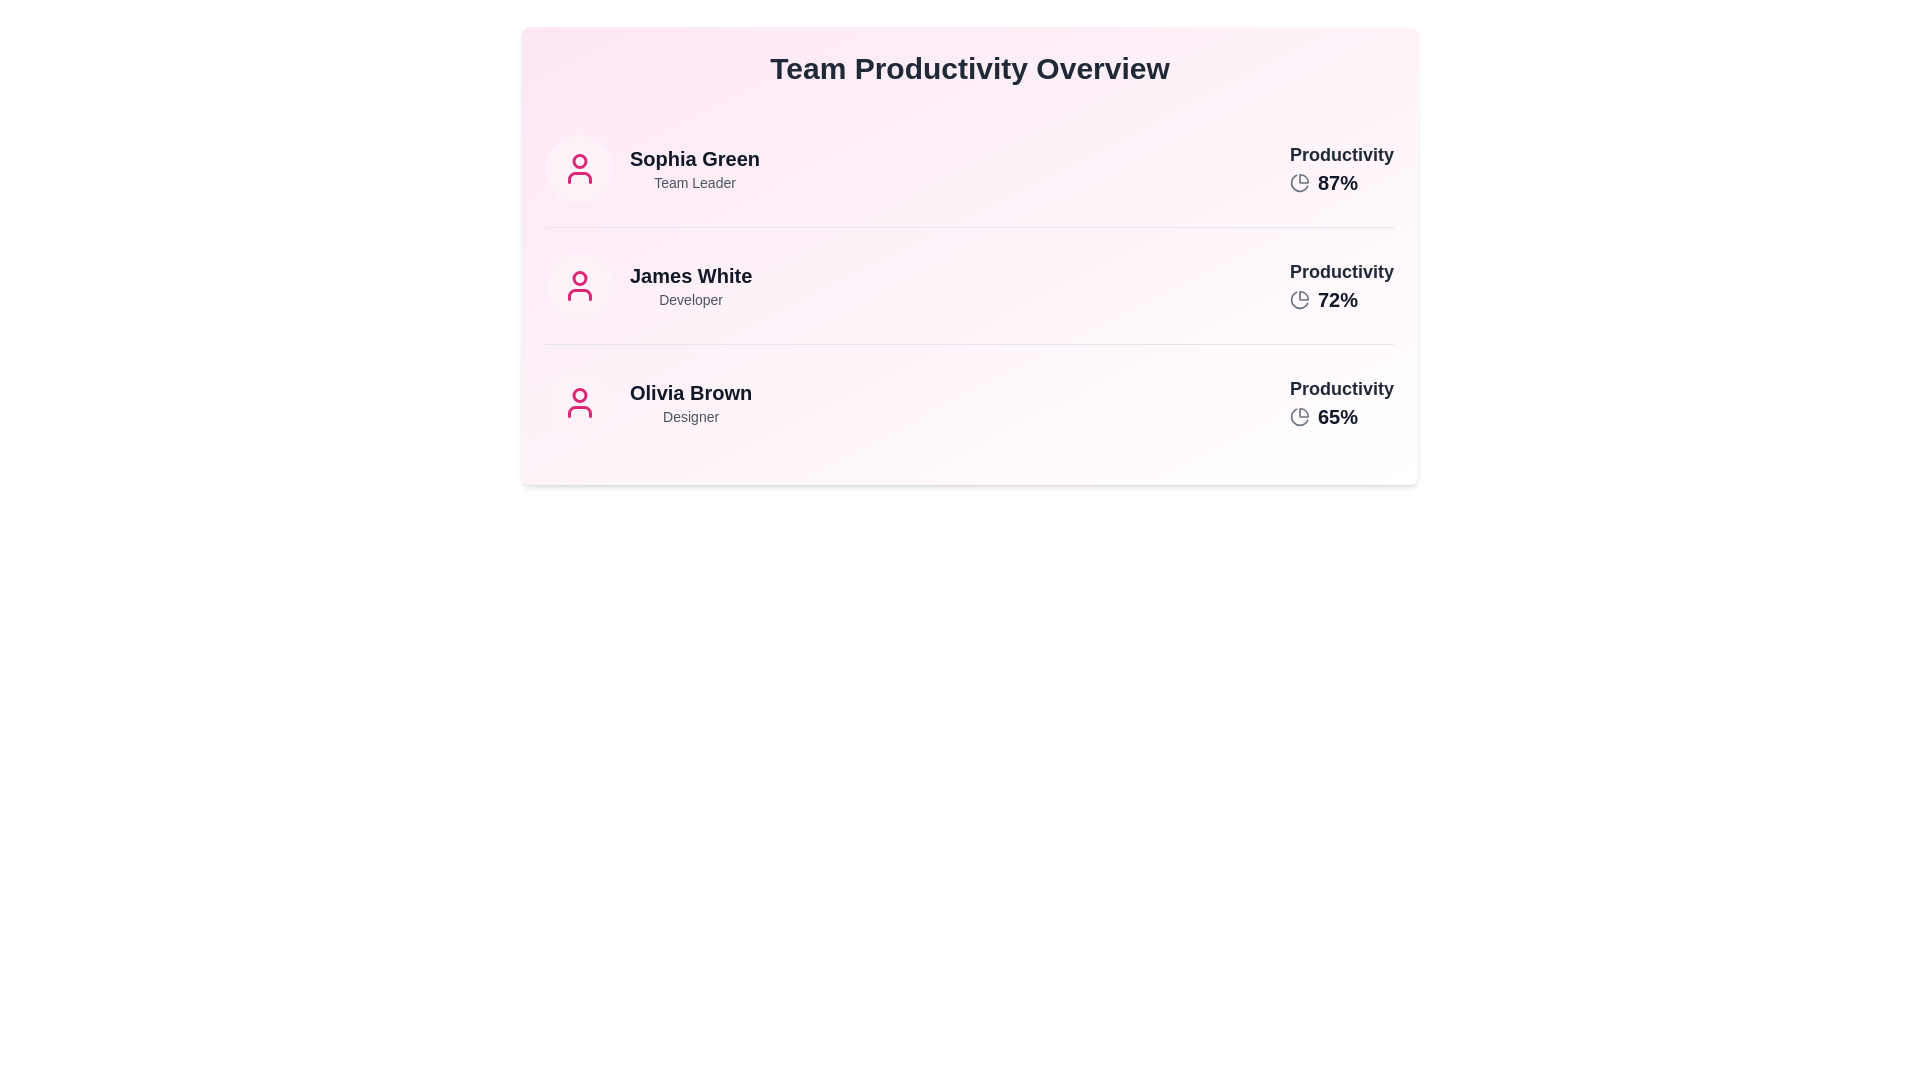  Describe the element at coordinates (691, 415) in the screenshot. I see `the text label displaying 'Designer' located beneath the bold name 'Olivia Brown' in the third row of the displayed list` at that location.